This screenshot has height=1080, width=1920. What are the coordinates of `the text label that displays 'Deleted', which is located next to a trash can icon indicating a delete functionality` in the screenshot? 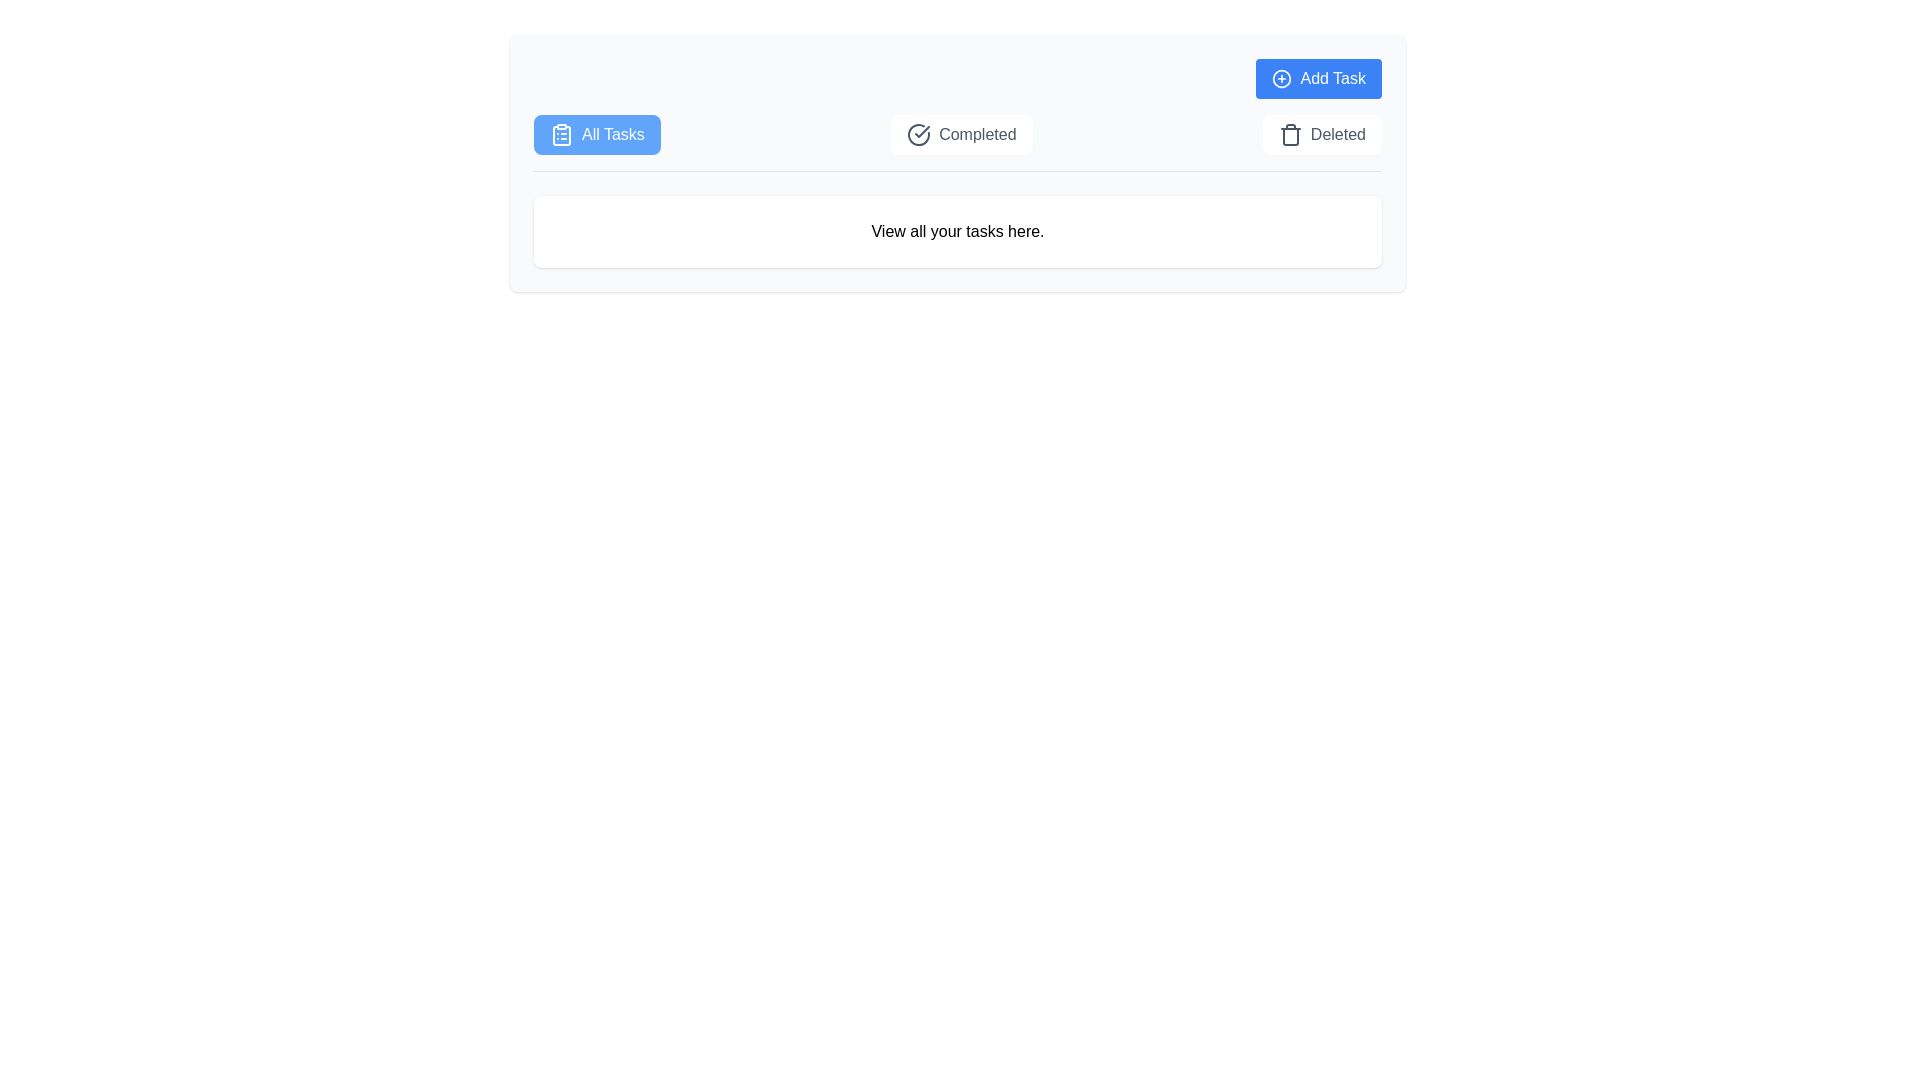 It's located at (1338, 135).